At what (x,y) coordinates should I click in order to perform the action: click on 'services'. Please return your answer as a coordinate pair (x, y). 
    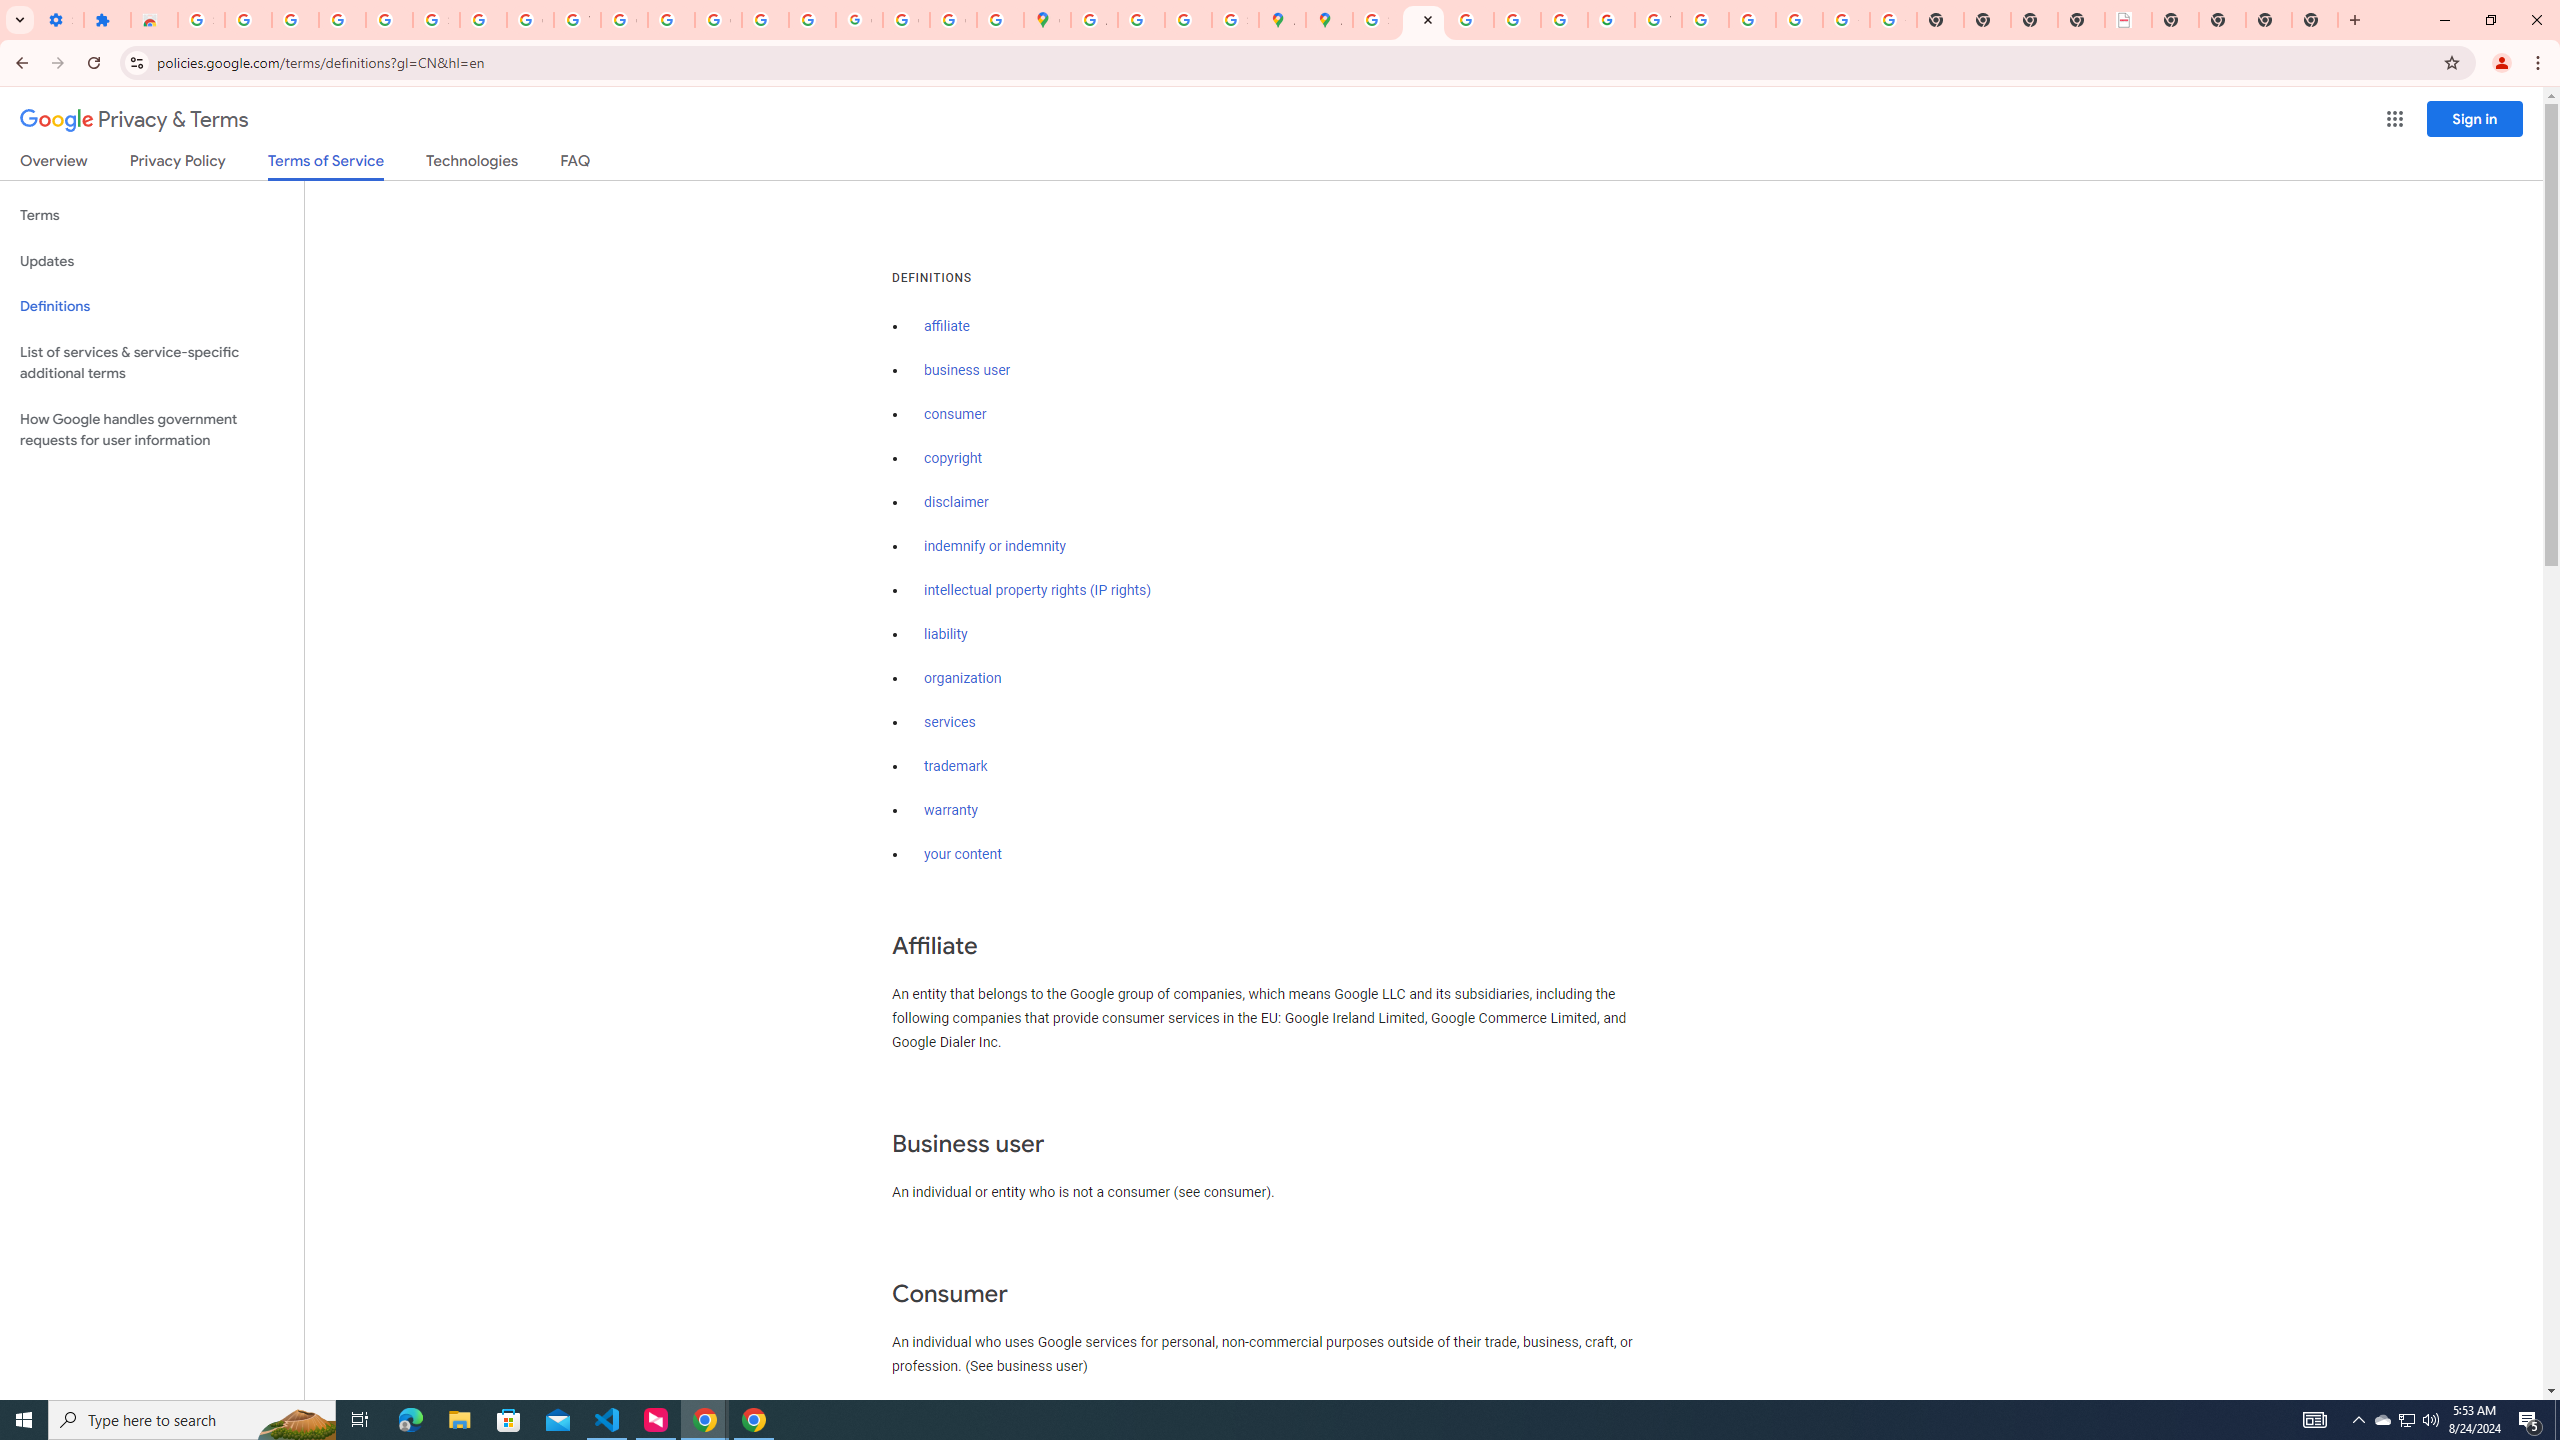
    Looking at the image, I should click on (949, 721).